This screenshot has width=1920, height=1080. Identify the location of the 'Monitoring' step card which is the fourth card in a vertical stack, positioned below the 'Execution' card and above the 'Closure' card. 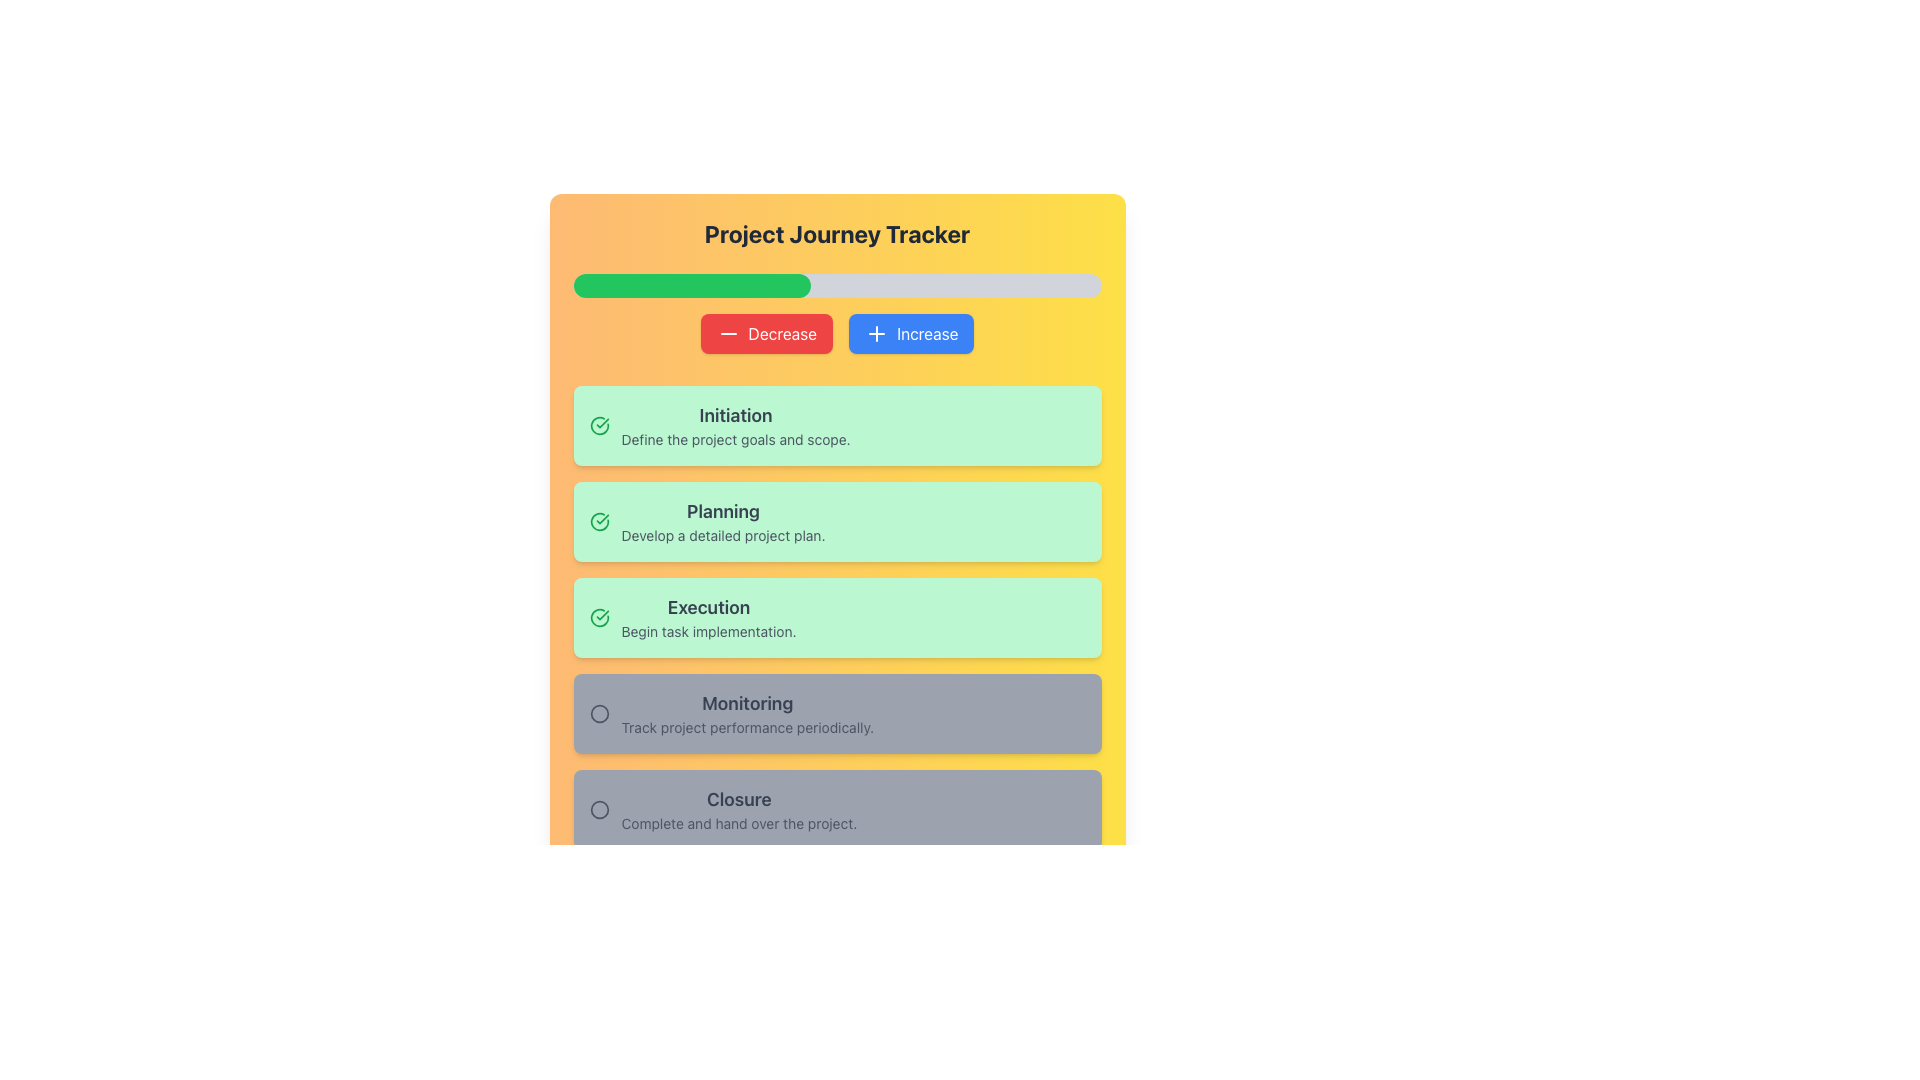
(746, 712).